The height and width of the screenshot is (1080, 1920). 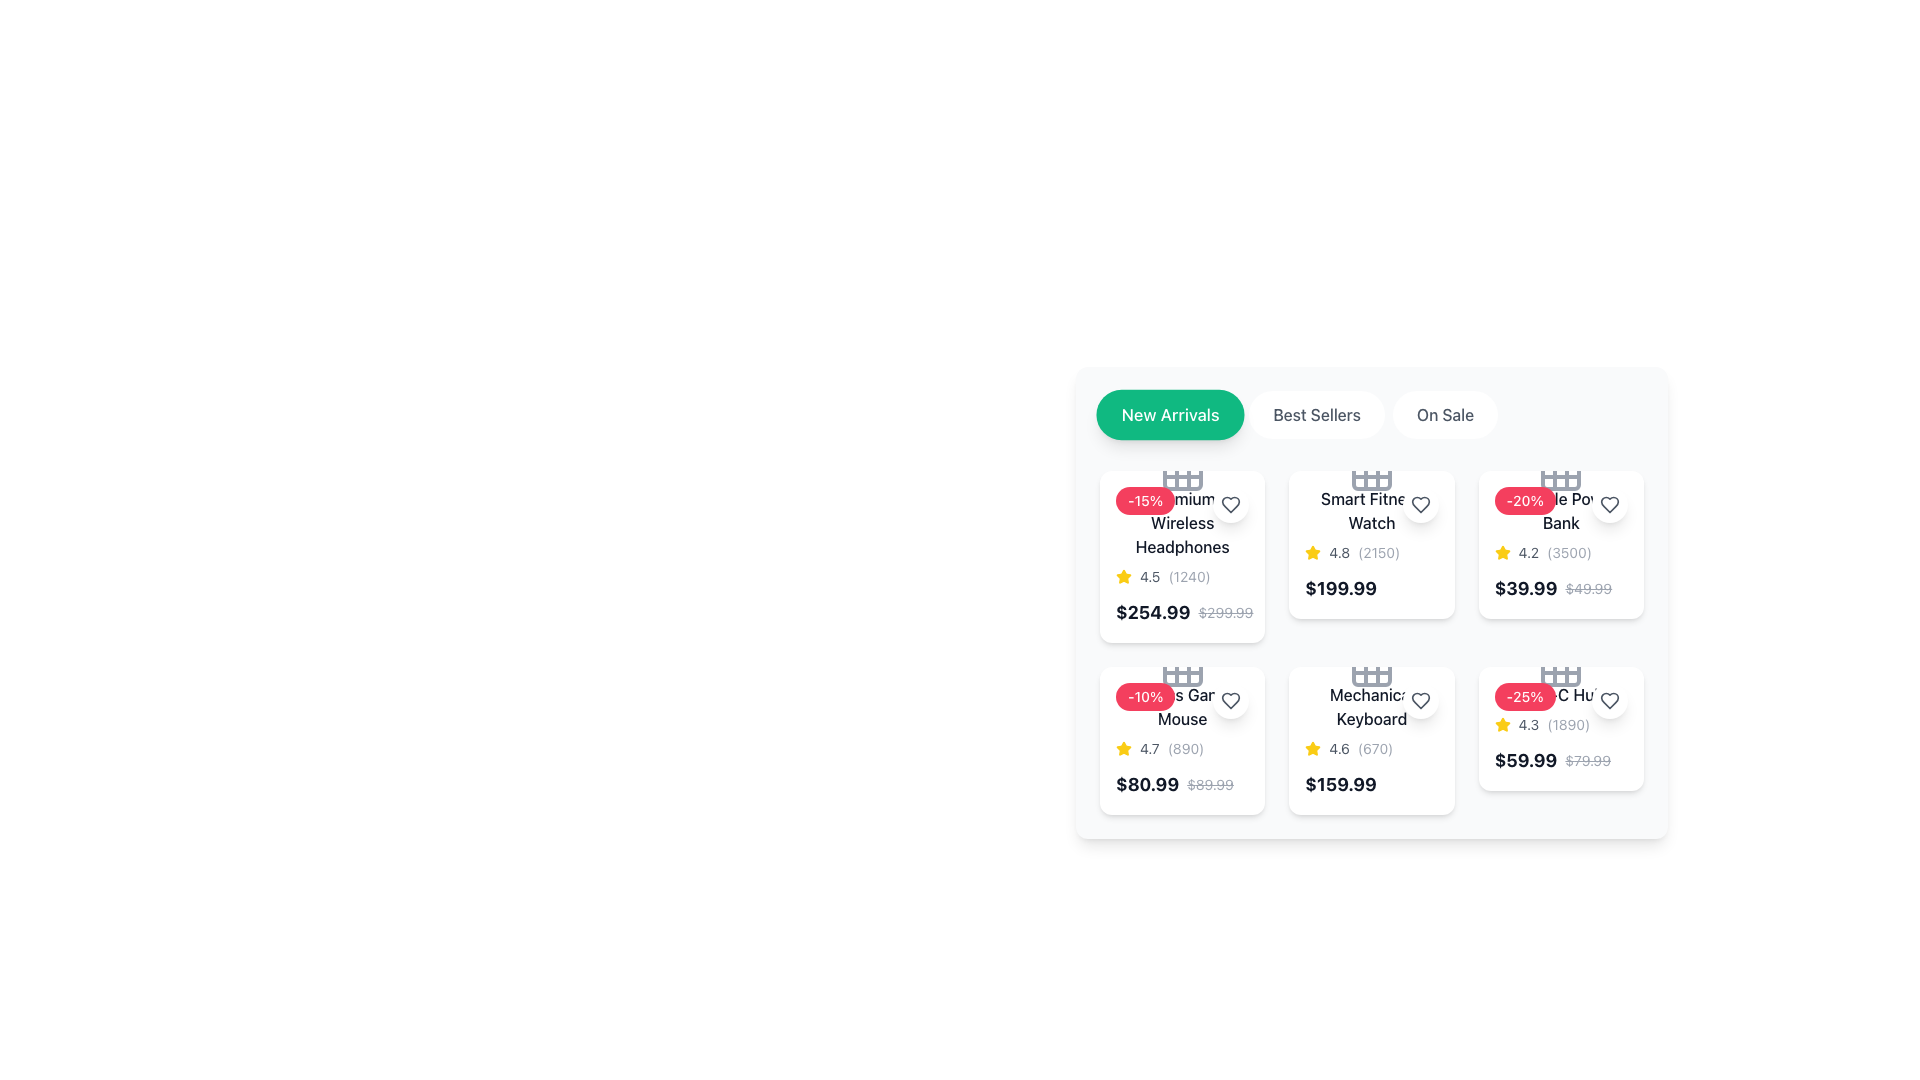 I want to click on the yellow star-shaped icon representing ratings, located below the product's name and to the left of the numerical rating, so click(x=1502, y=552).